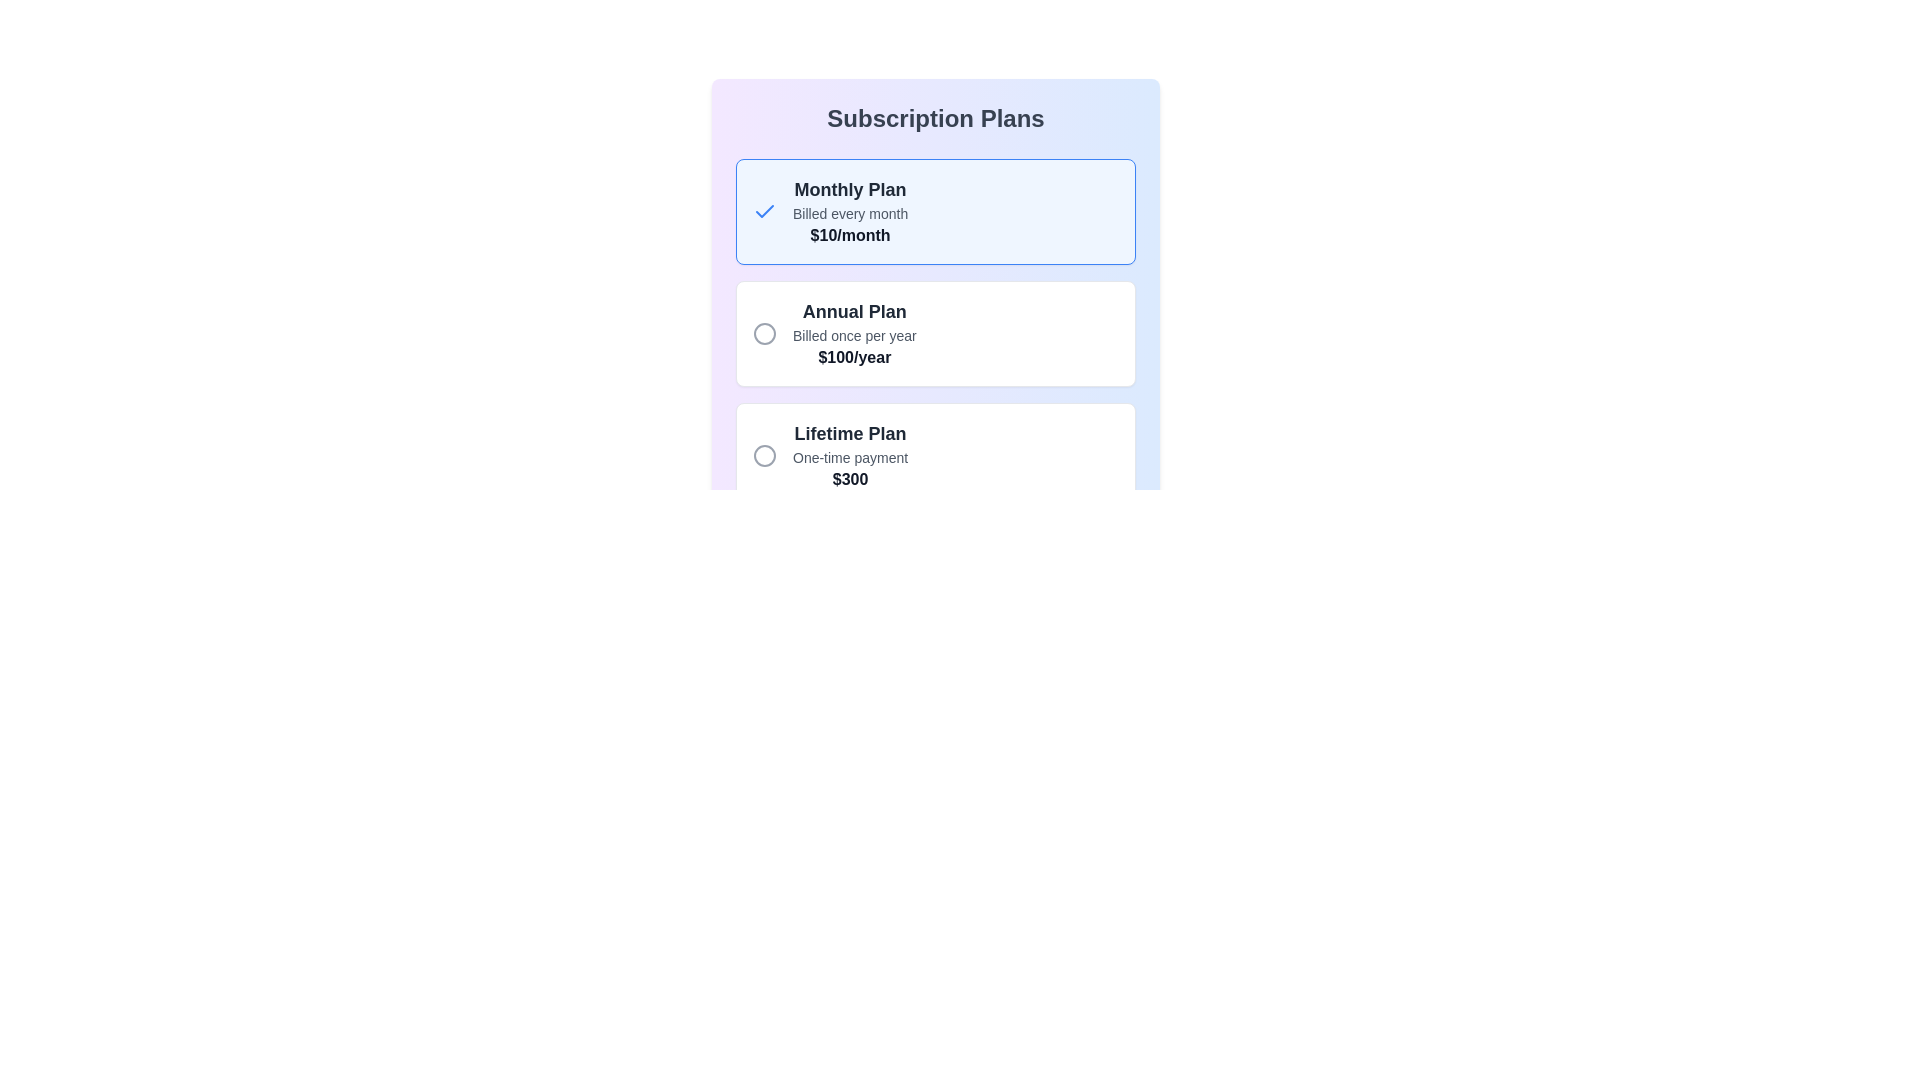 The image size is (1920, 1080). What do you see at coordinates (763, 212) in the screenshot?
I see `the visual state of the checkmark icon indicating that the 'Monthly Plan' subscription option is currently selected, located at the top of the list of subscription plans` at bounding box center [763, 212].